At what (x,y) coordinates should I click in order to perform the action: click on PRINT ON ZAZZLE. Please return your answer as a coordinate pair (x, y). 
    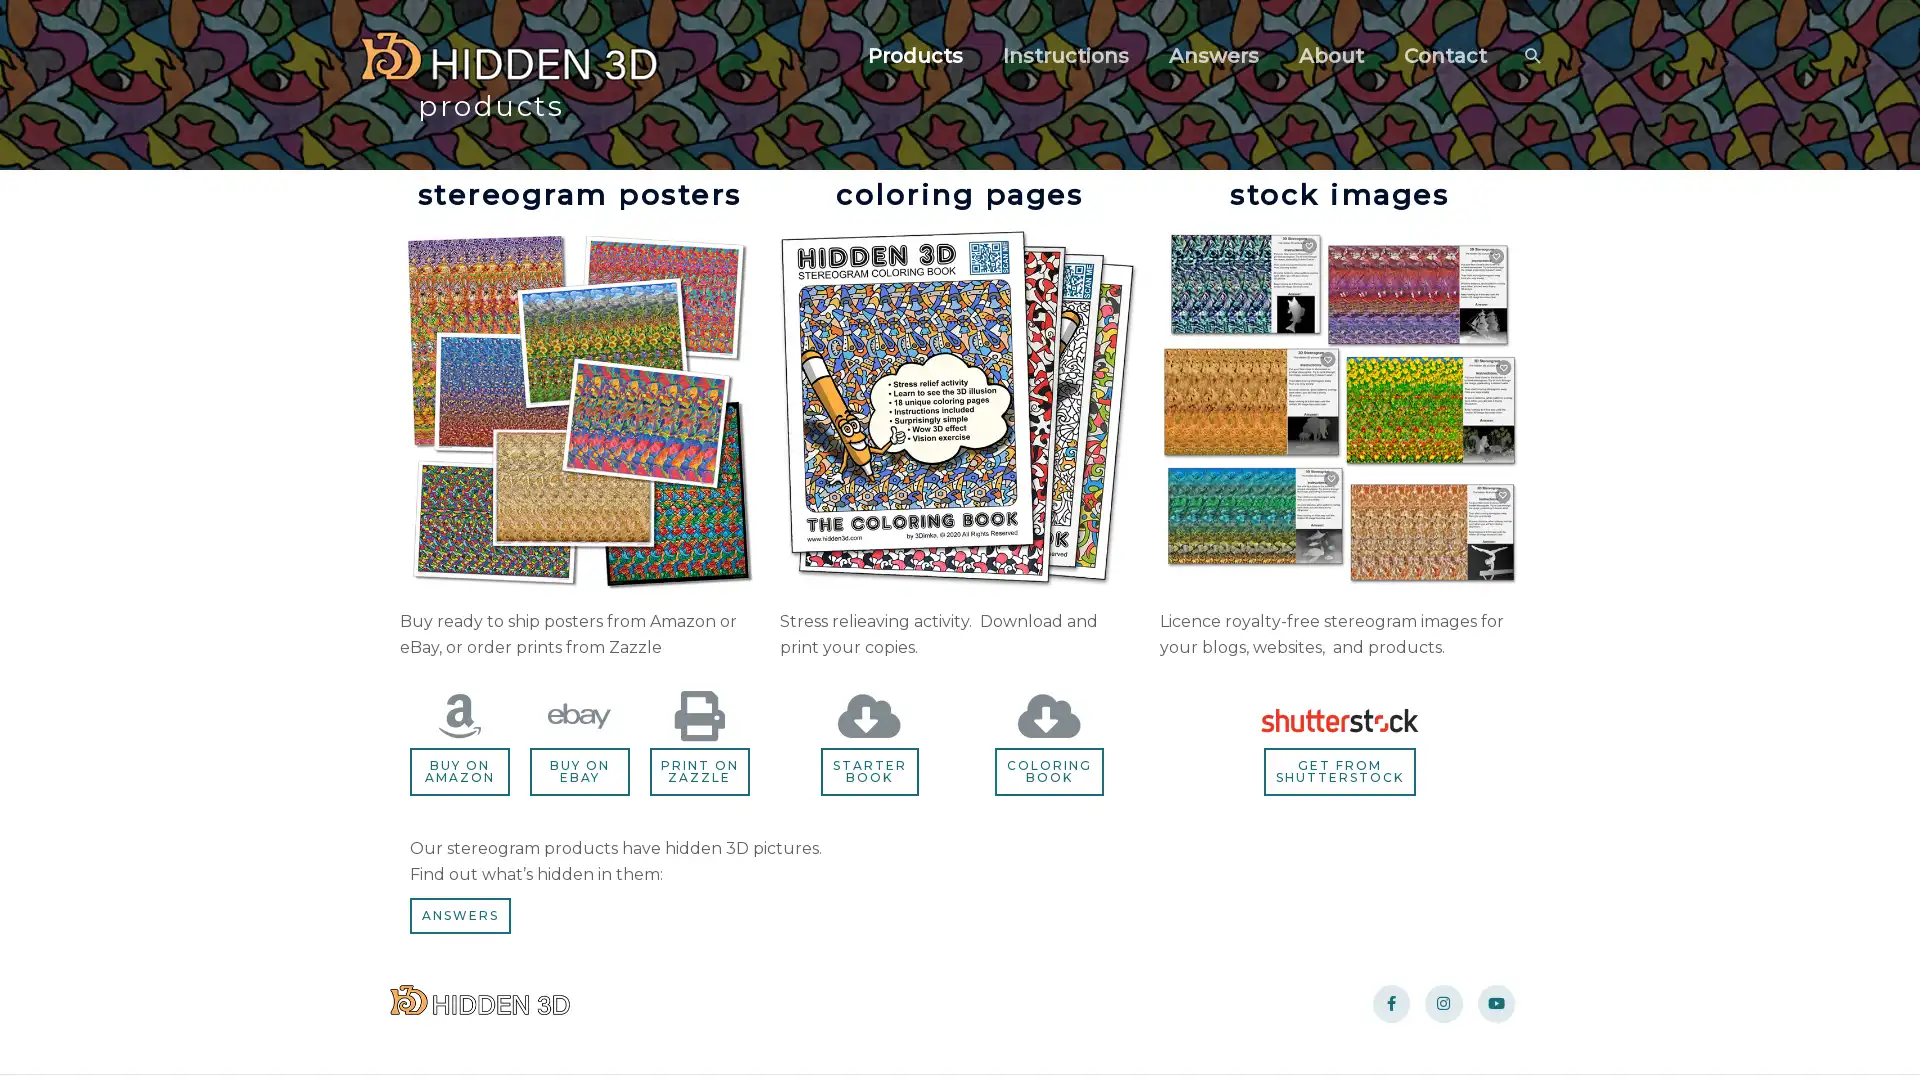
    Looking at the image, I should click on (699, 770).